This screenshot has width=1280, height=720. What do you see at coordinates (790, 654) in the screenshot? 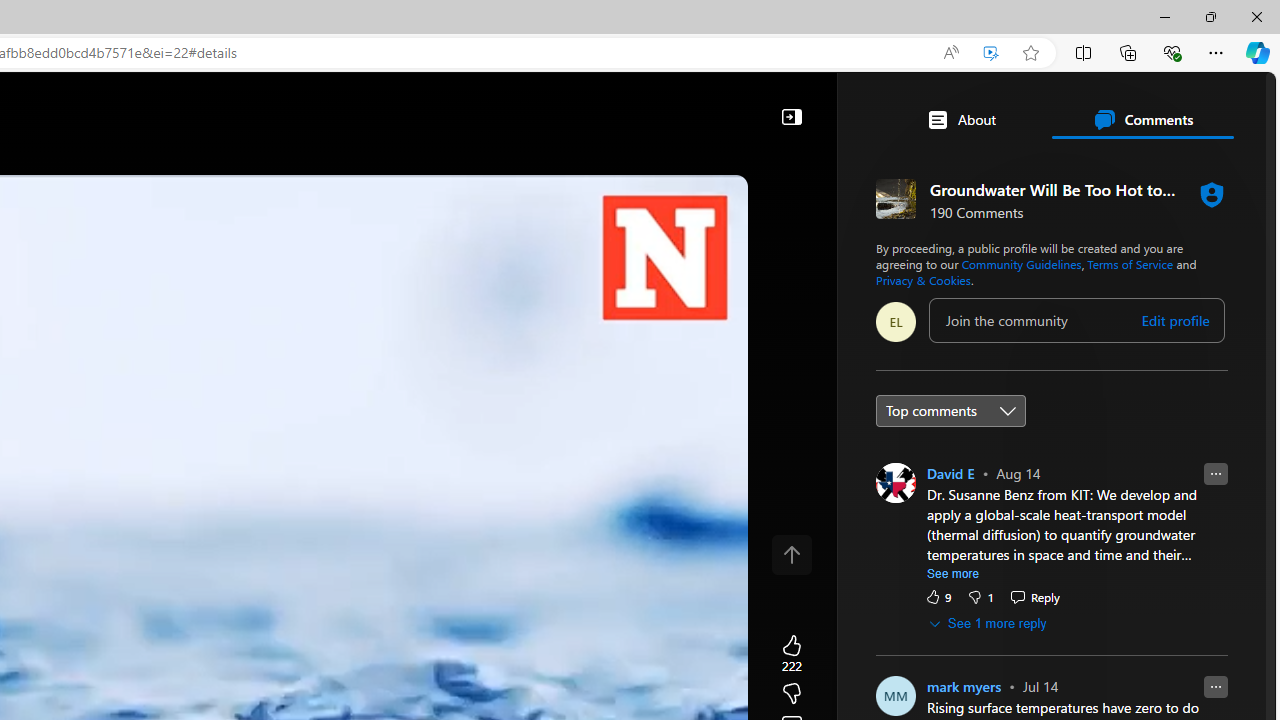
I see `'222 Like'` at bounding box center [790, 654].